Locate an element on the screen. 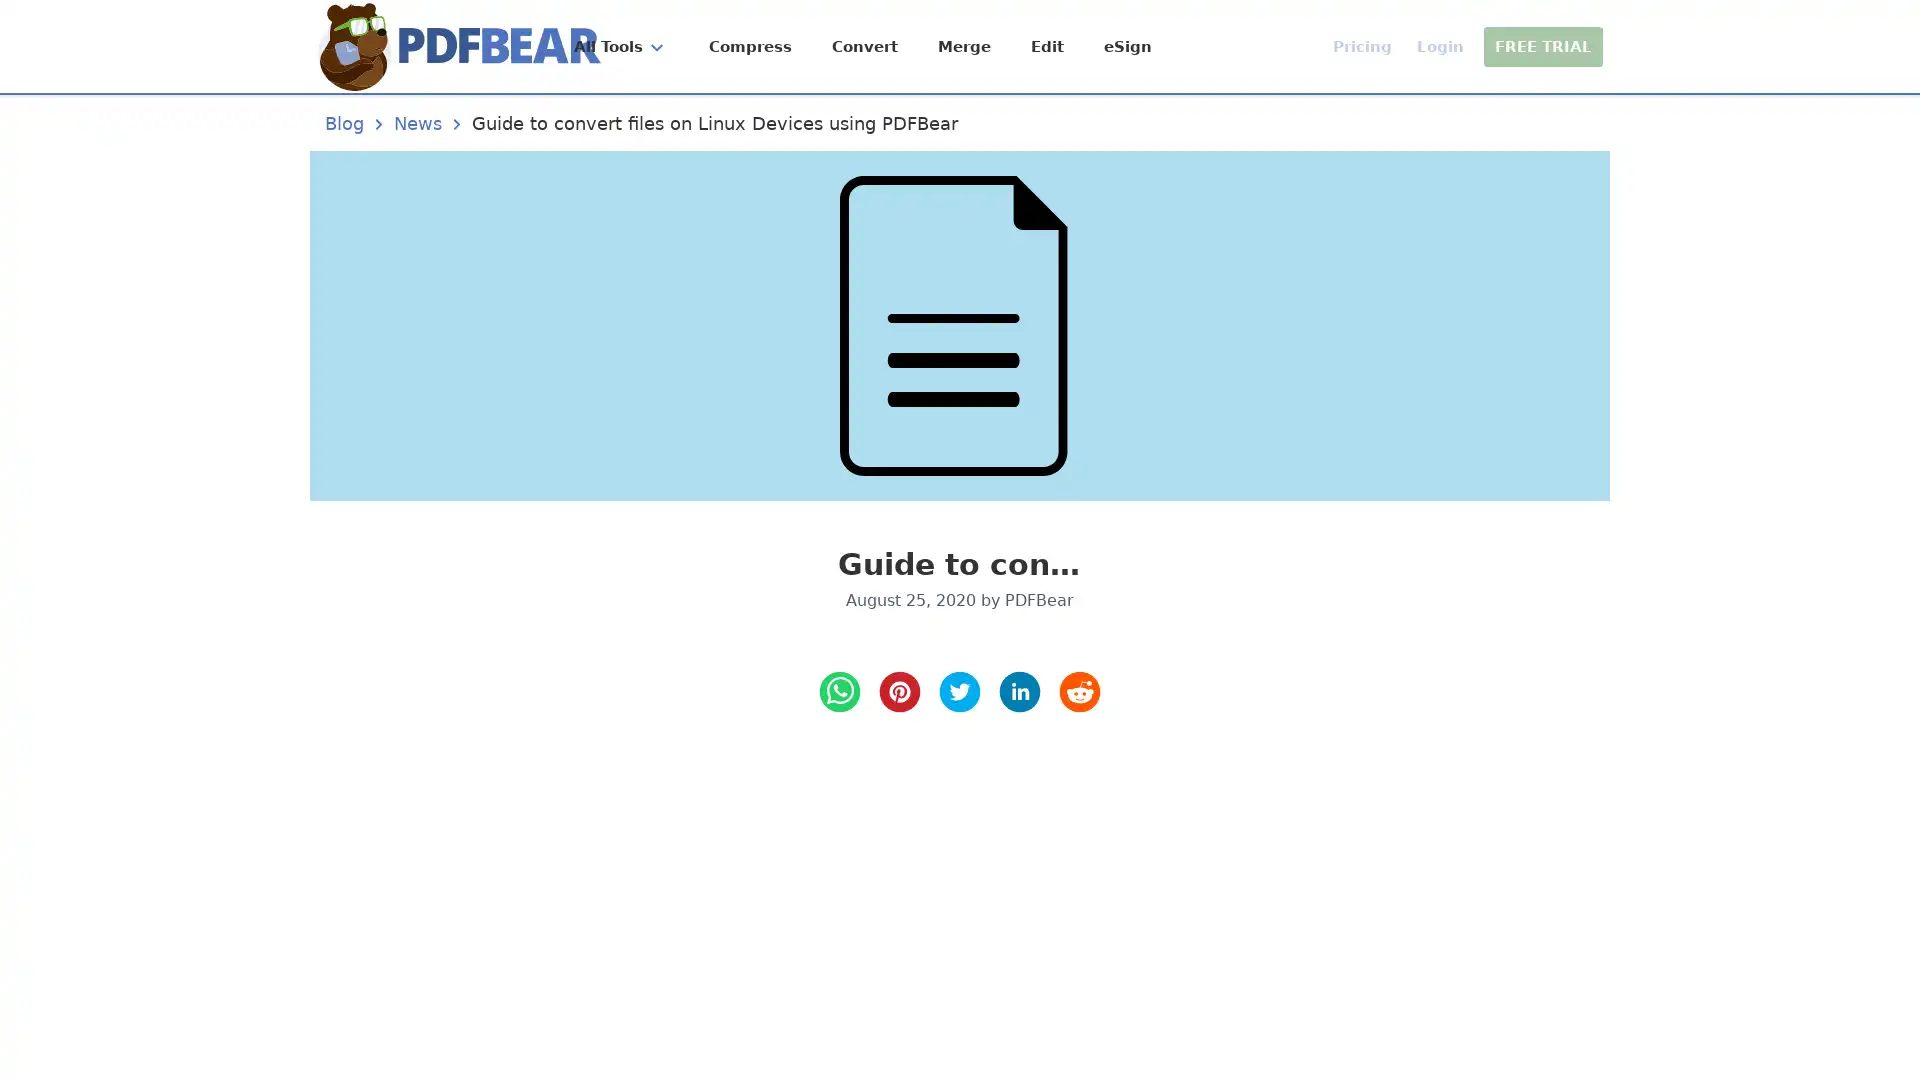  Merge is located at coordinates (963, 45).